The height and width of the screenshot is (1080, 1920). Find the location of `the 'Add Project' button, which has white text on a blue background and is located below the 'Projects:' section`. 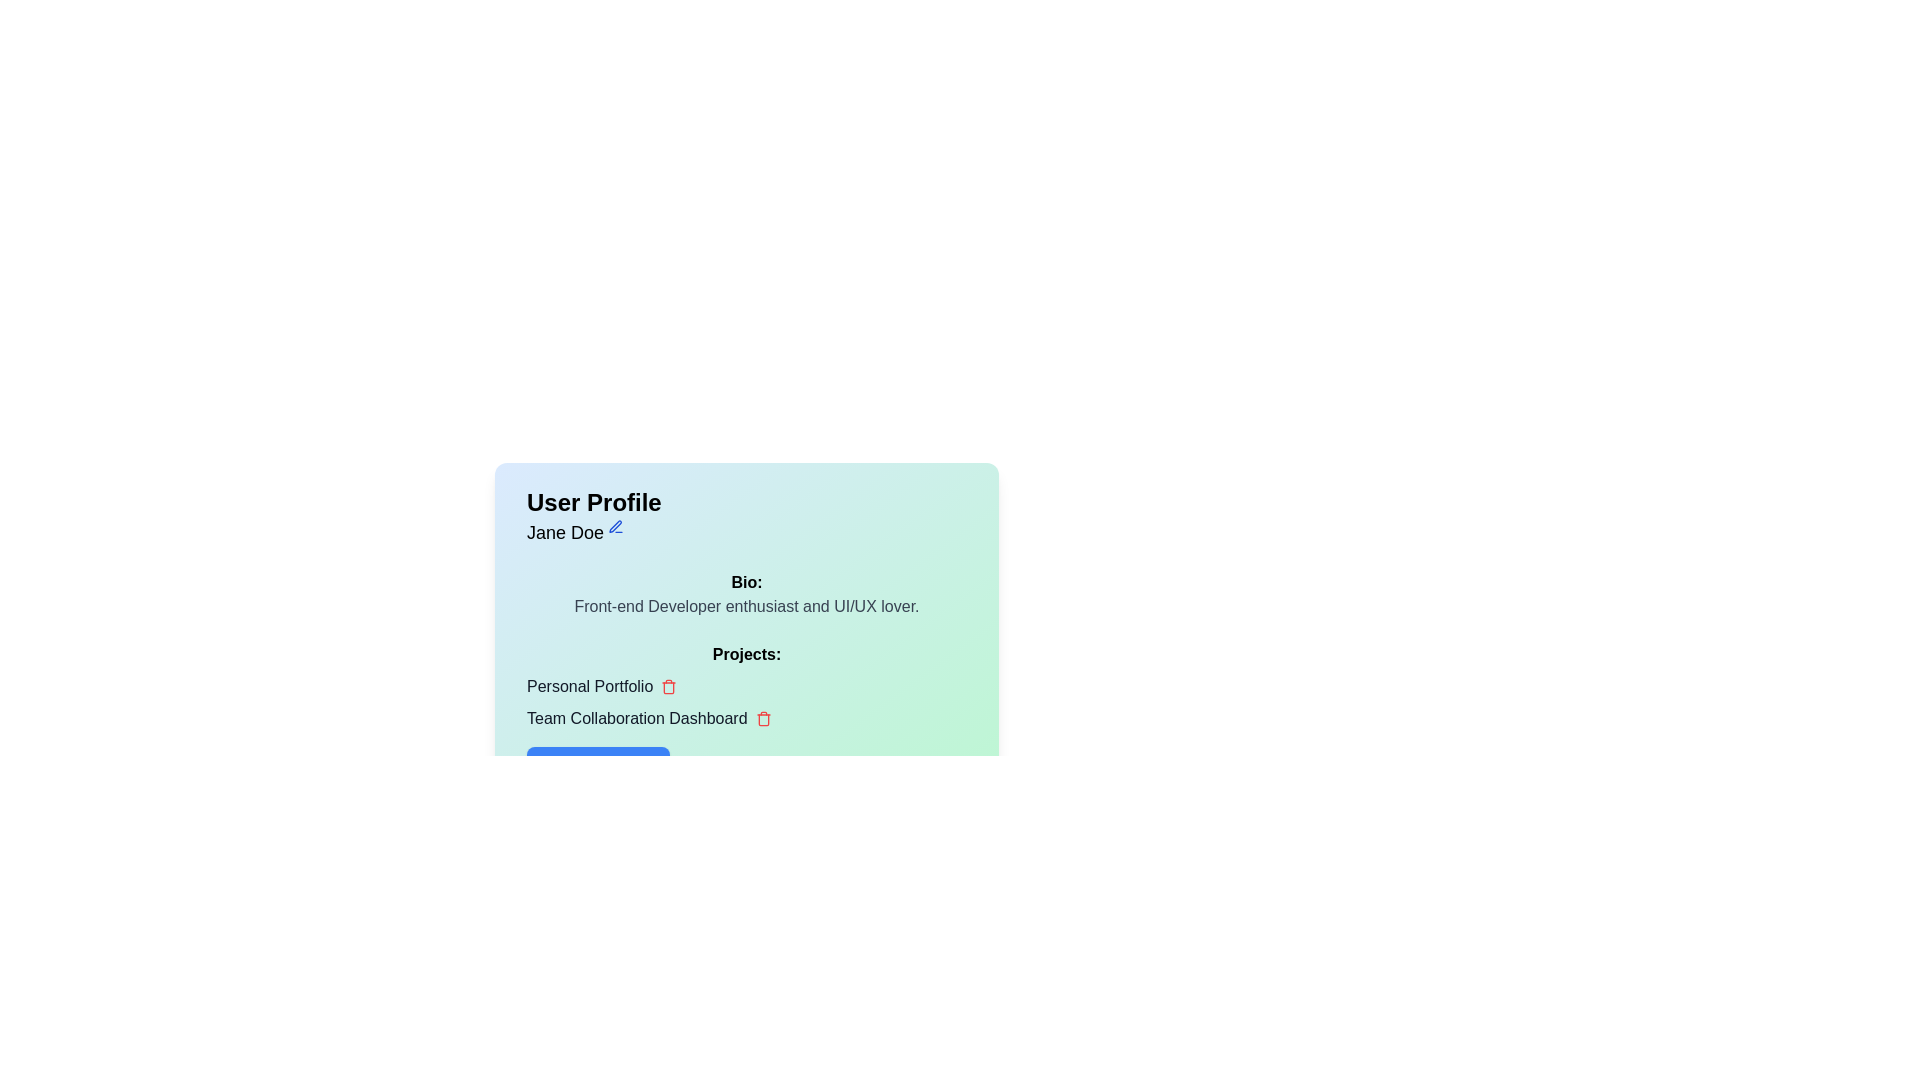

the 'Add Project' button, which has white text on a blue background and is located below the 'Projects:' section is located at coordinates (597, 766).